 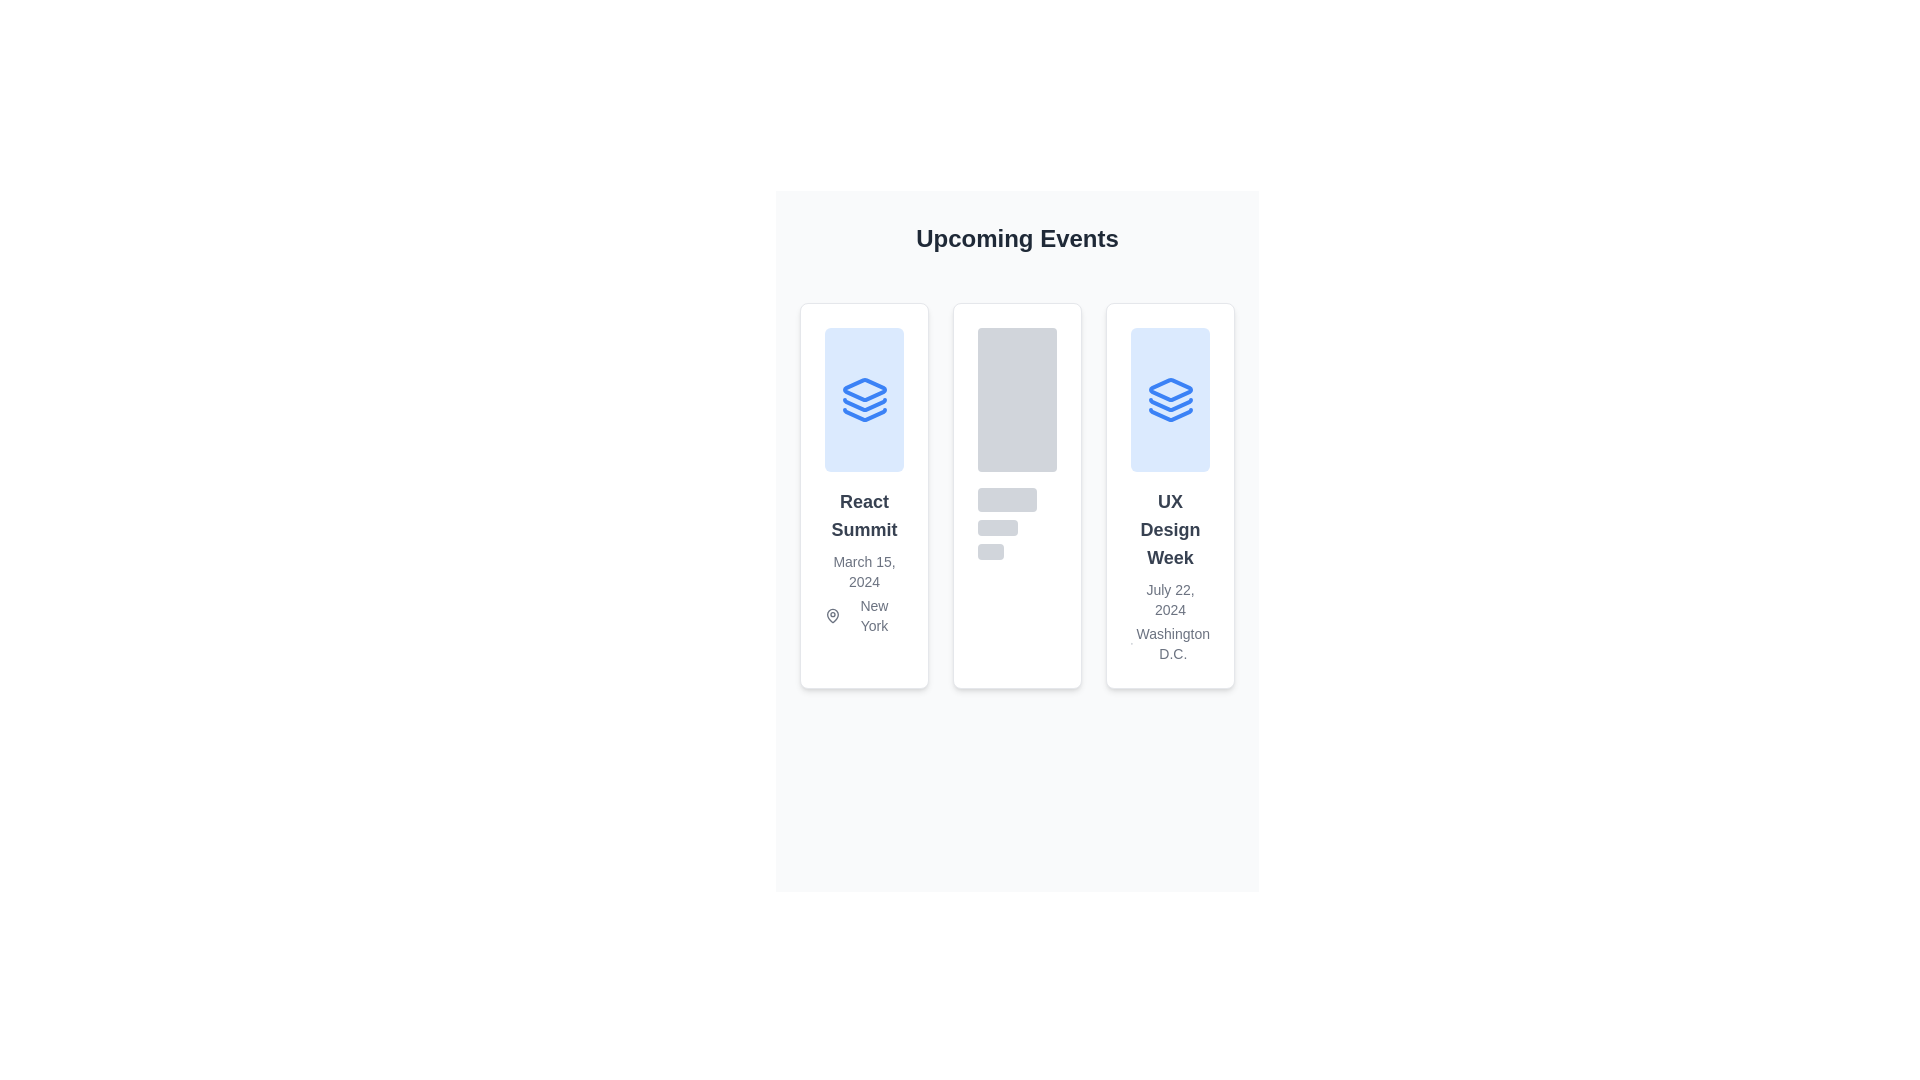 I want to click on the Event Information Card presenting details for 'UX Design Week', which is the third card in a horizontal series of three cards located on the right side, so click(x=1170, y=495).